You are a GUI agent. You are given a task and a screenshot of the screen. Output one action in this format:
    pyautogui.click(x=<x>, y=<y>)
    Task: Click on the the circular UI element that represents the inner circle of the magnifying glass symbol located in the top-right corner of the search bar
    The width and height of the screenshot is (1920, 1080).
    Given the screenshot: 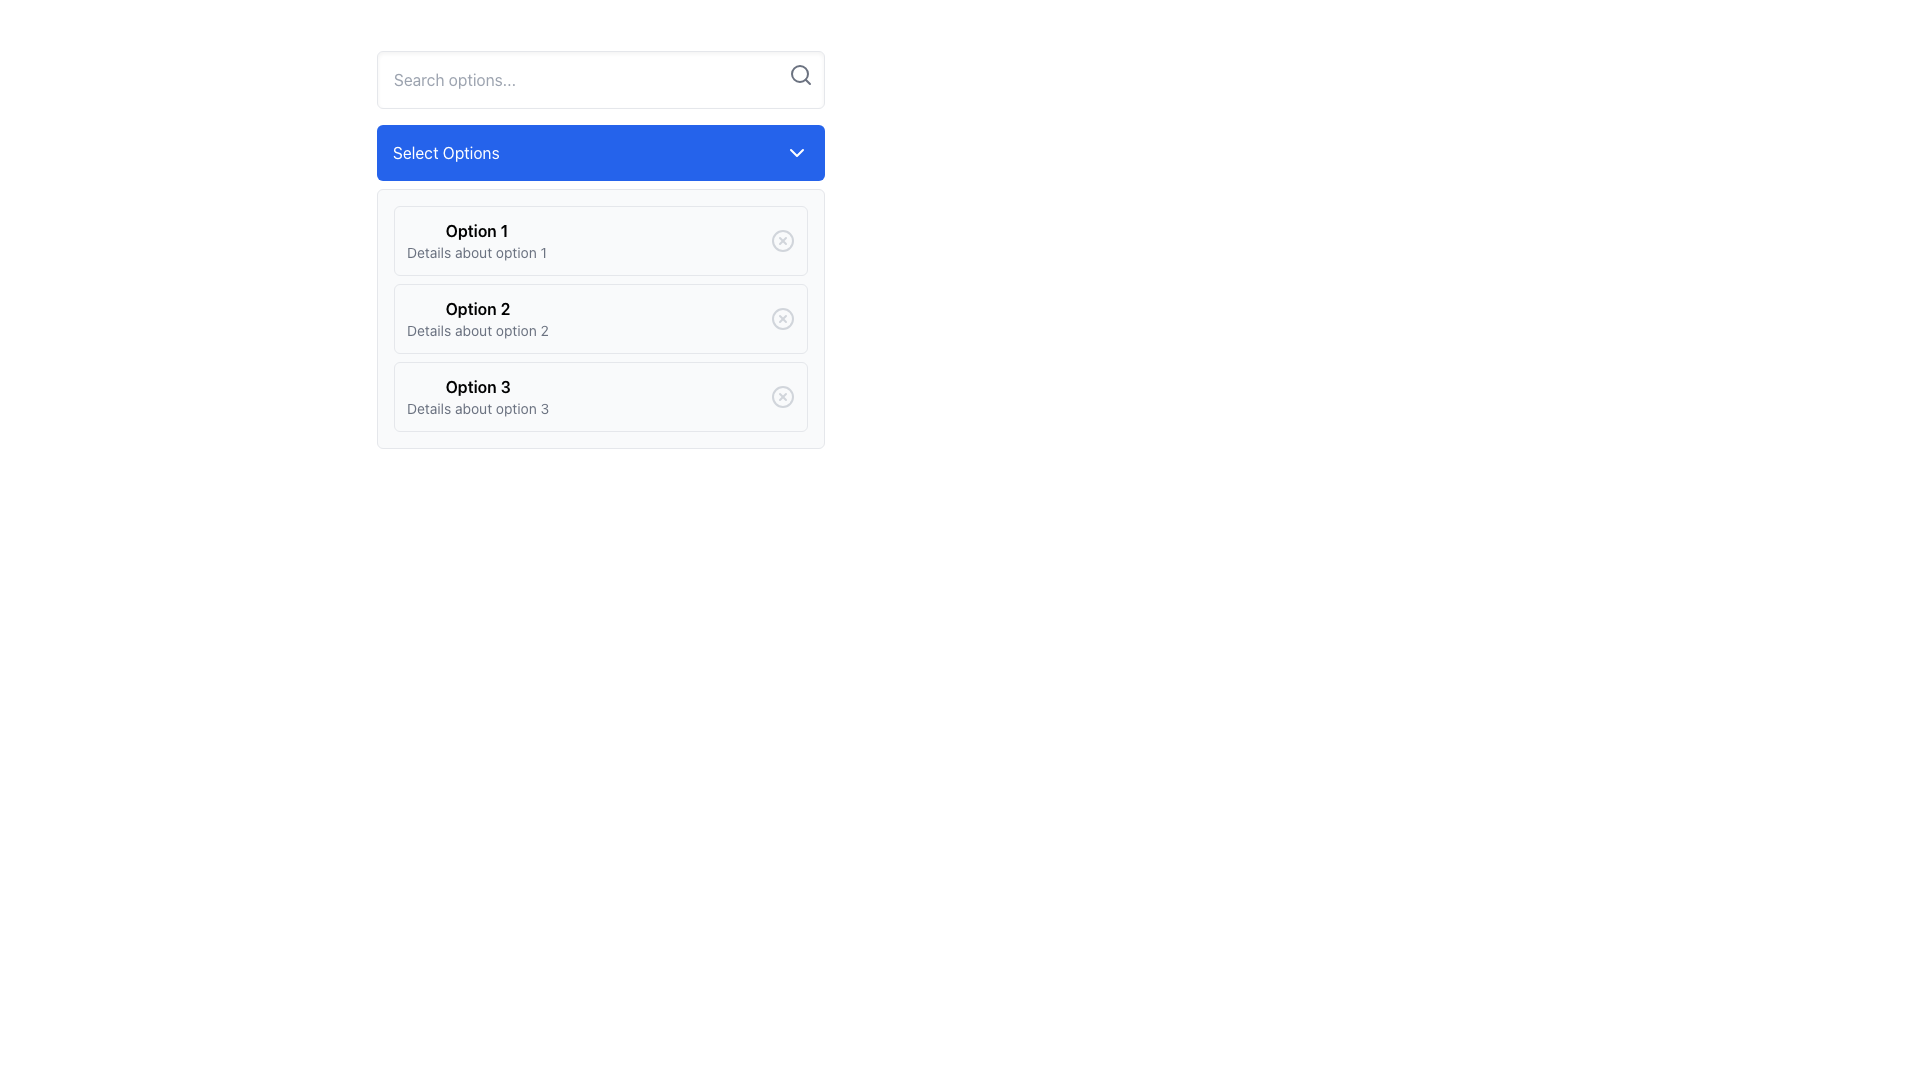 What is the action you would take?
    pyautogui.click(x=800, y=72)
    